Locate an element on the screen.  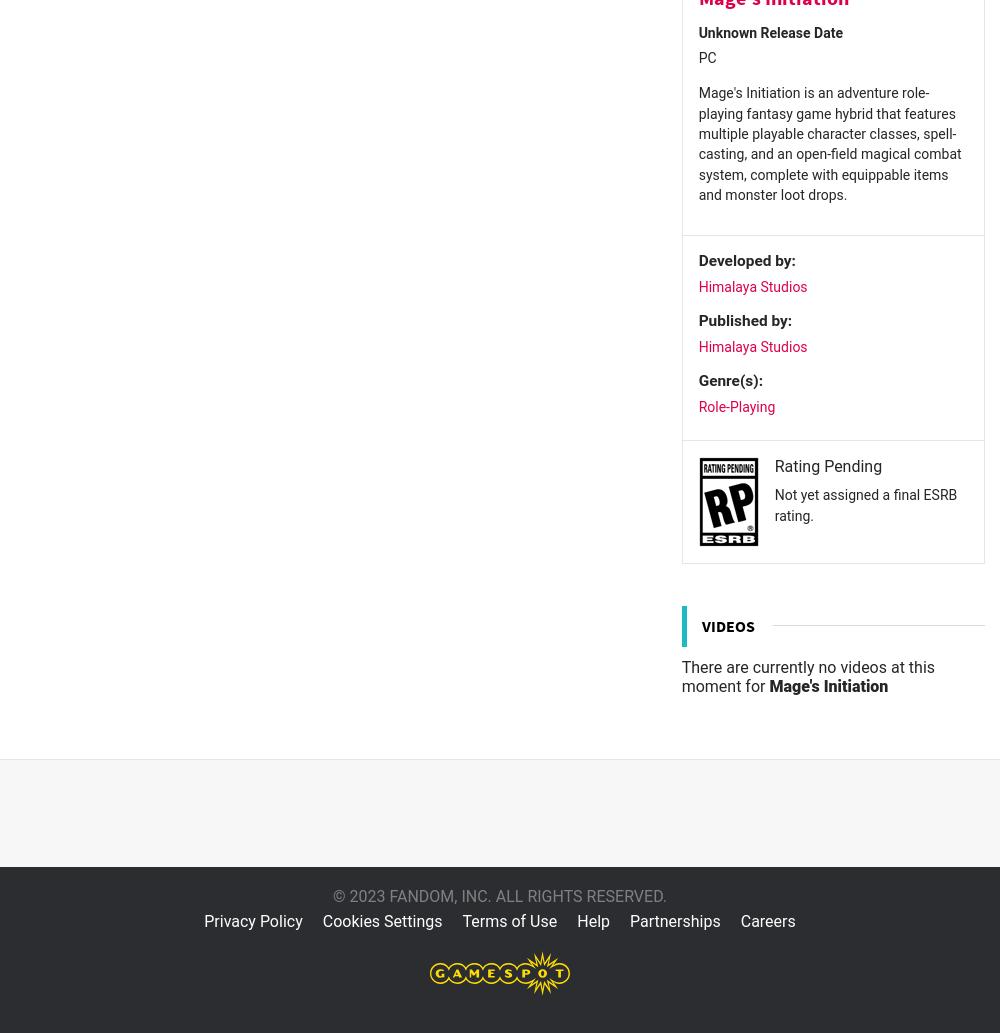
'Videos' is located at coordinates (700, 623).